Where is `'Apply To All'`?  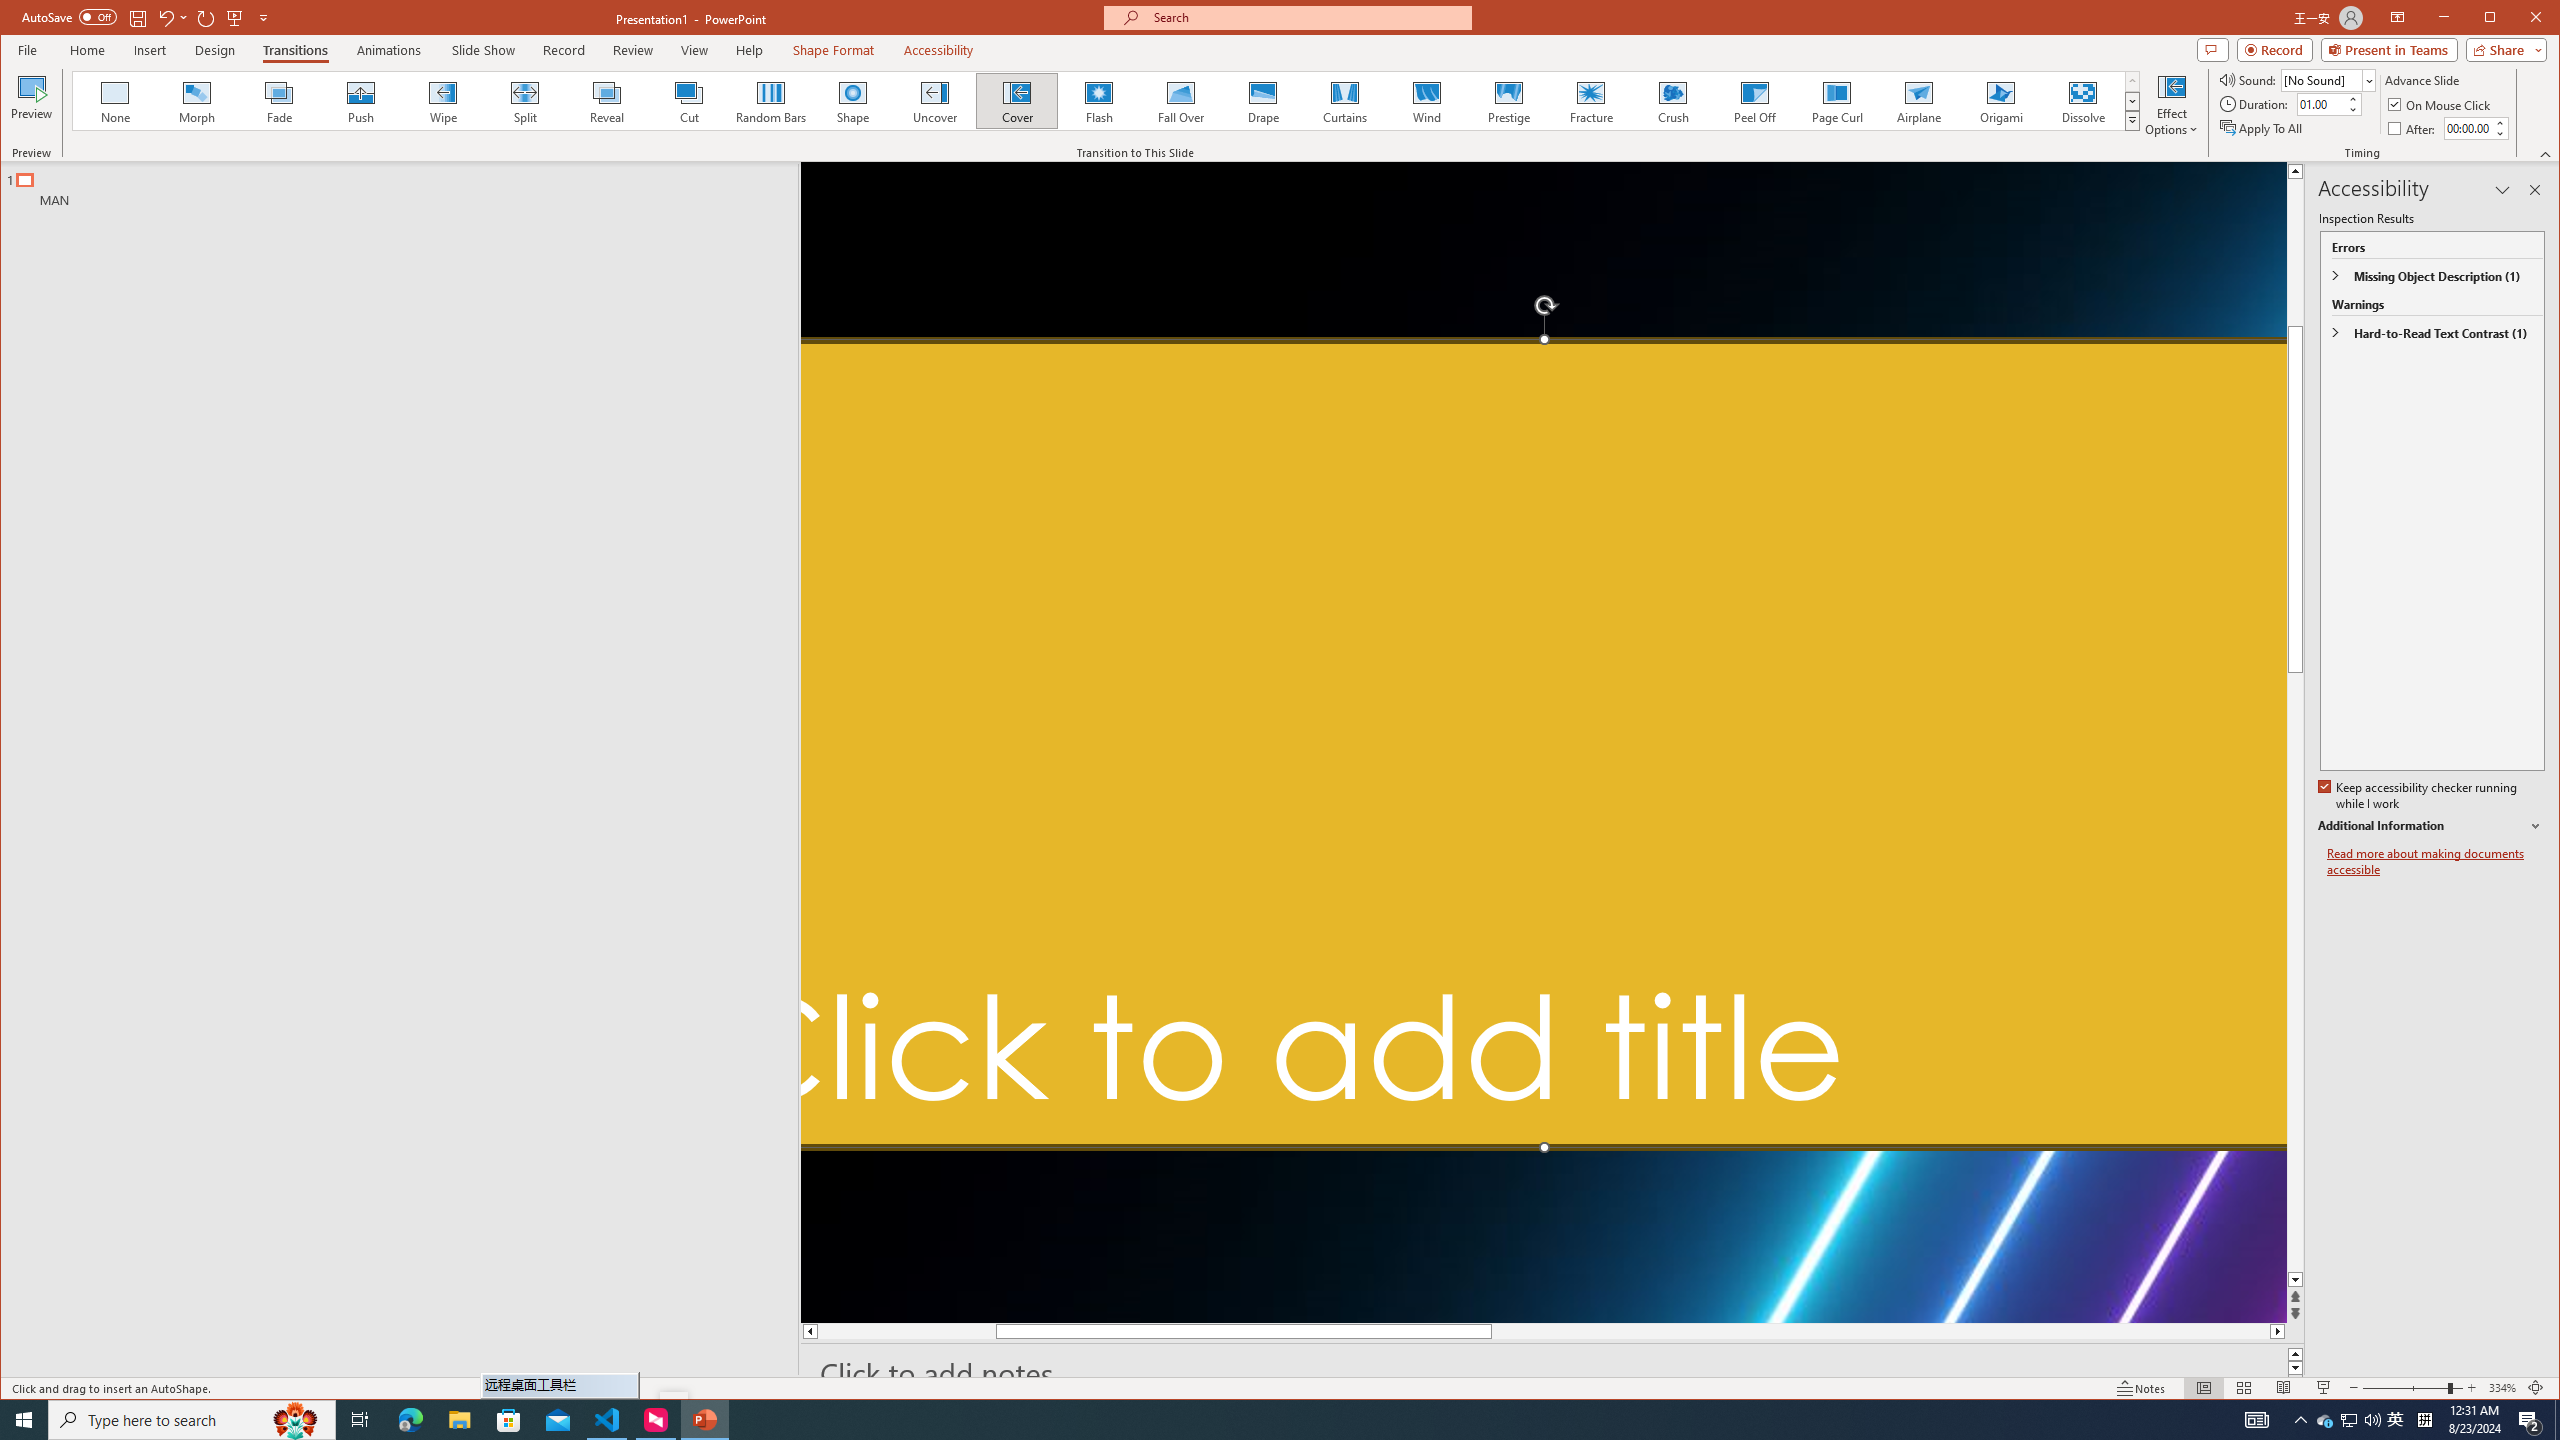
'Apply To All' is located at coordinates (2262, 127).